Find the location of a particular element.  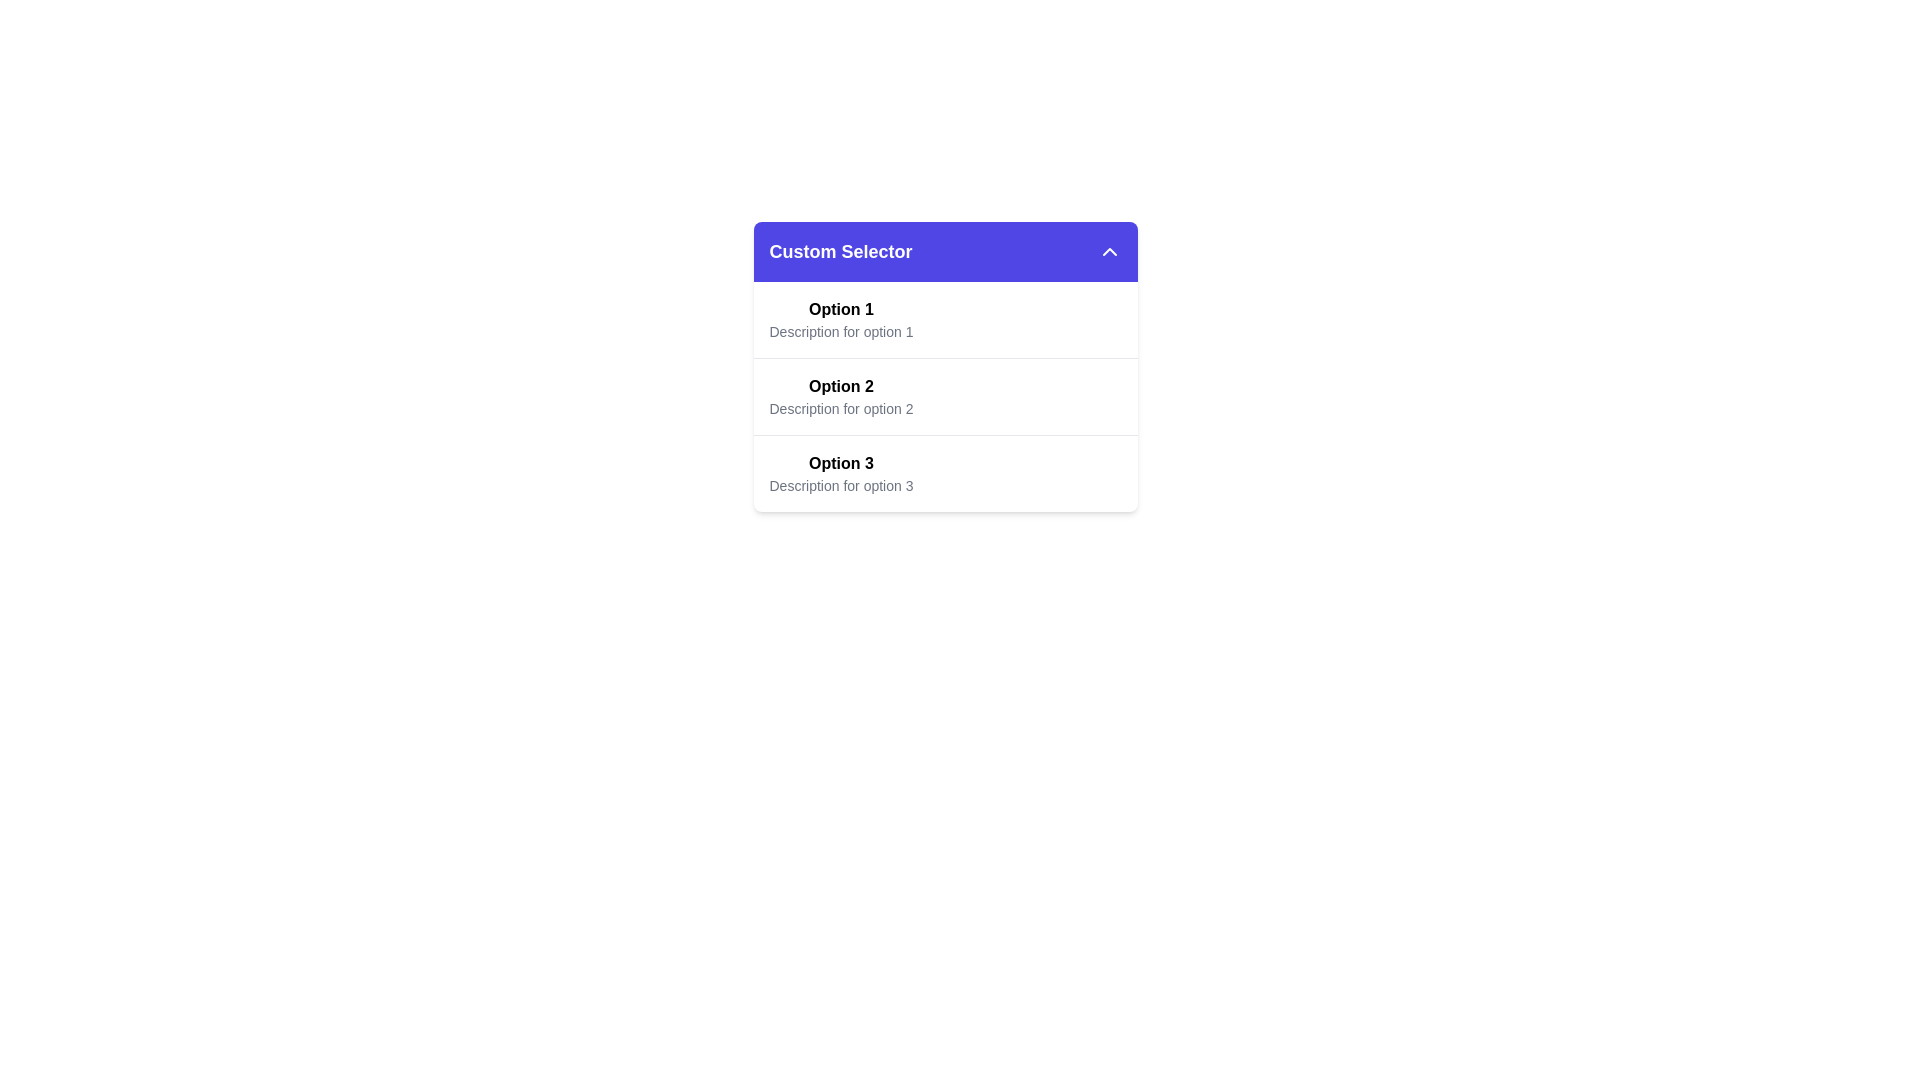

the static text label reading 'Description for option 1' which is located beneath the bolded text 'Option 1' in the dropdown menu is located at coordinates (841, 330).